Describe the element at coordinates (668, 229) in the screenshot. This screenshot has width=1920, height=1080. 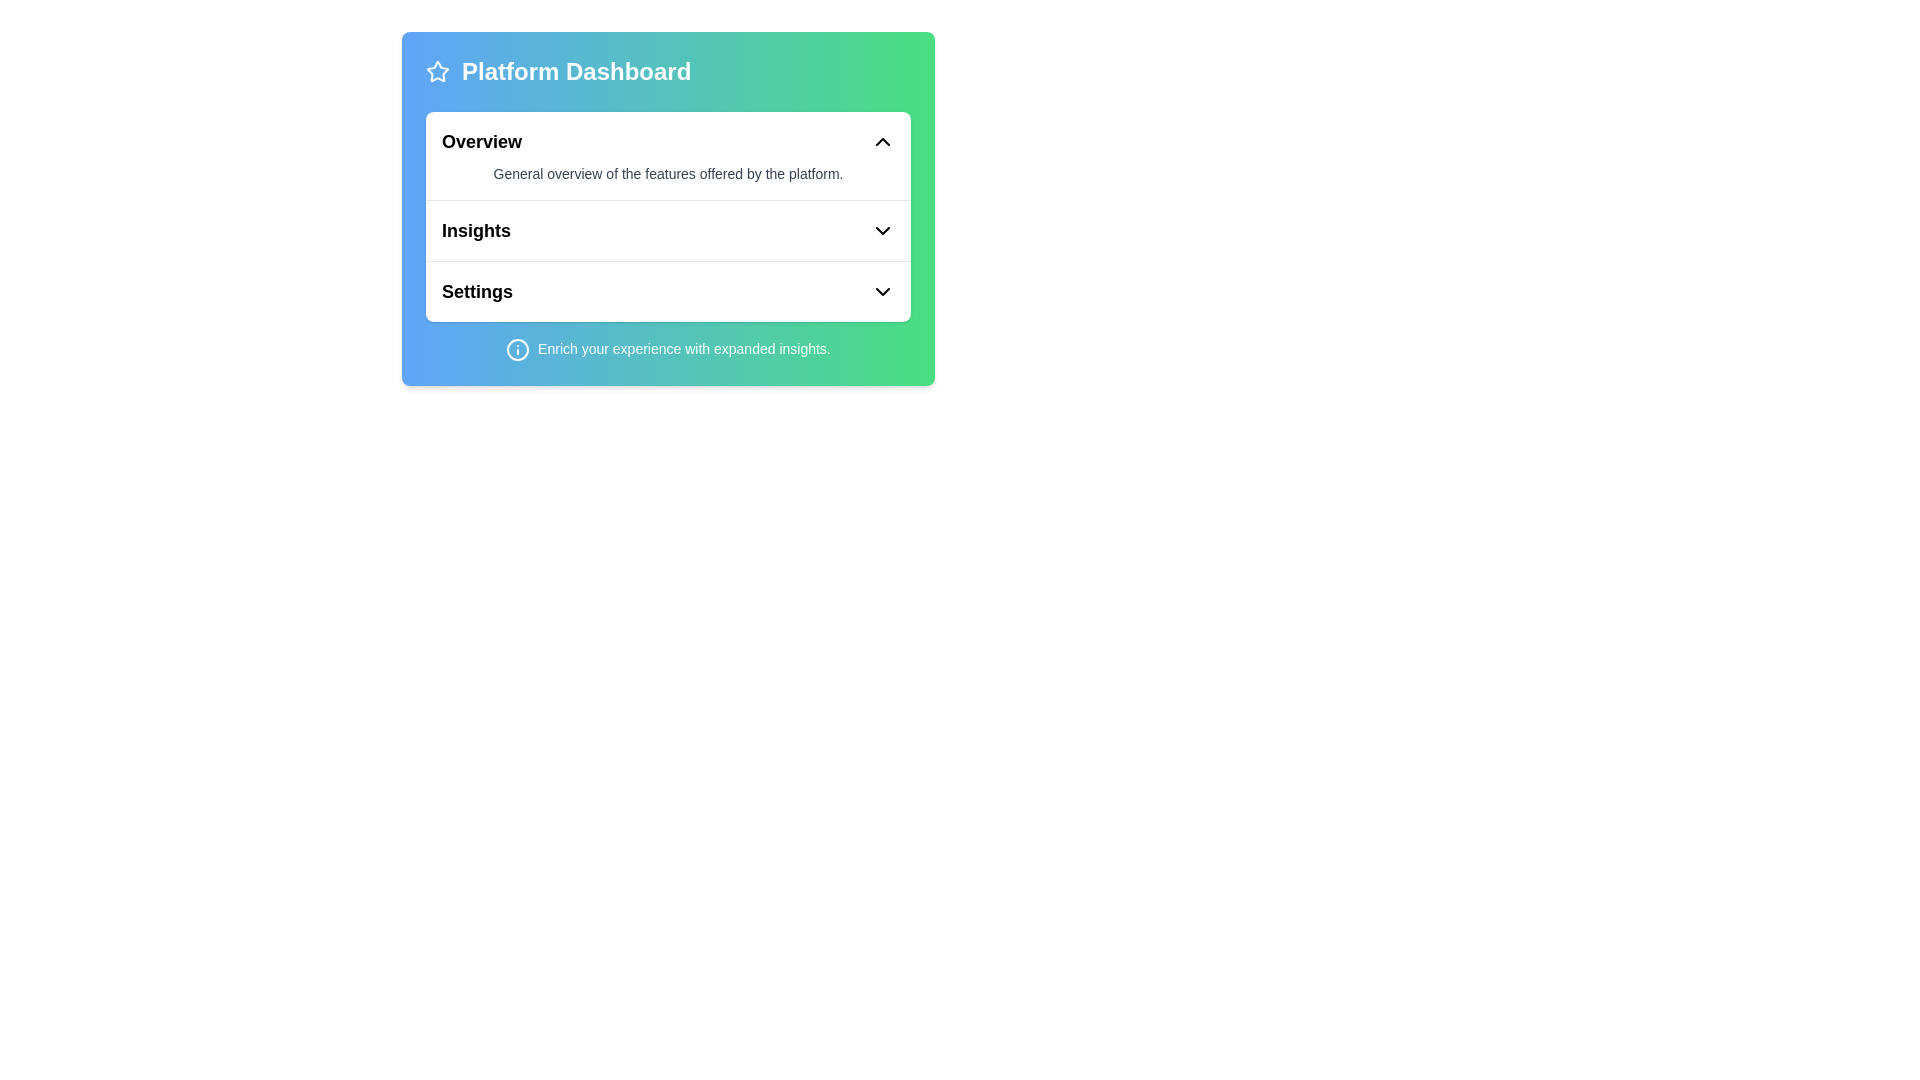
I see `the Collapsible section heading located between the 'Overview' and 'Settings' items` at that location.